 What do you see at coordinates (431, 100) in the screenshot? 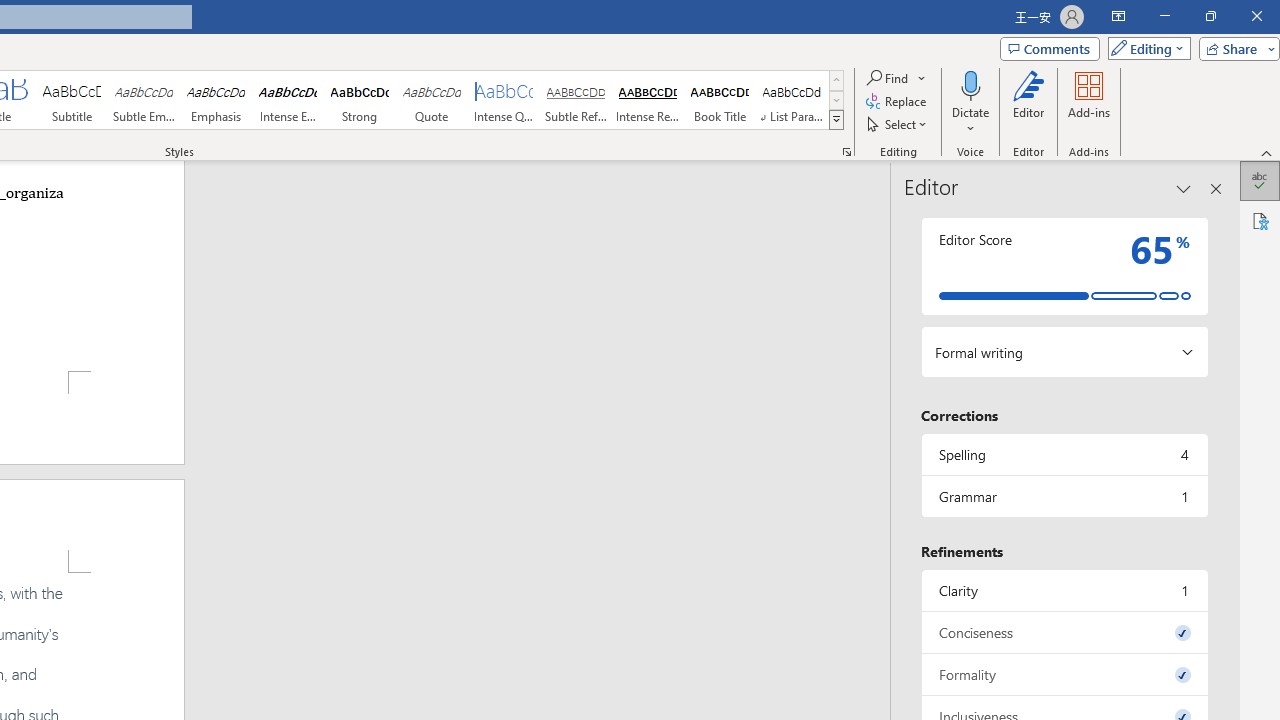
I see `'Quote'` at bounding box center [431, 100].